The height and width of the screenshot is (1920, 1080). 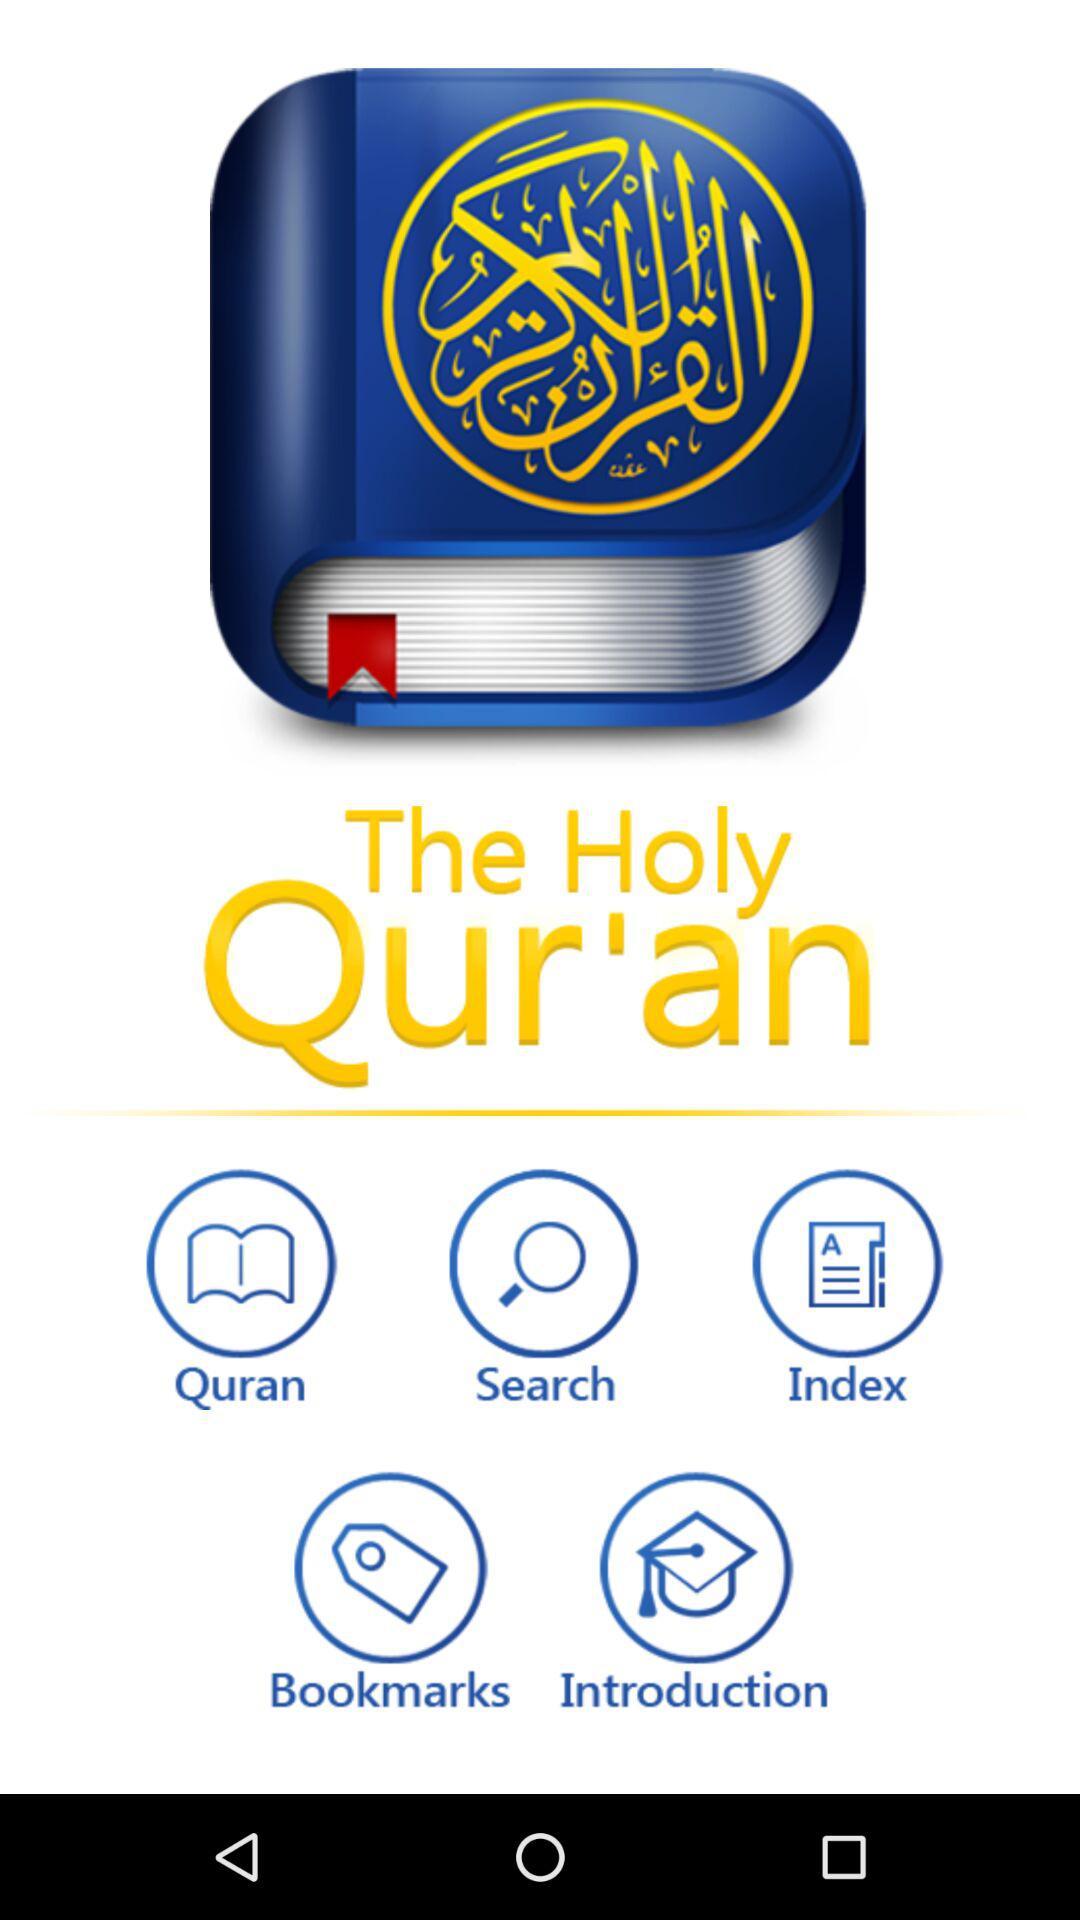 I want to click on icon at the bottom left corner, so click(x=235, y=1283).